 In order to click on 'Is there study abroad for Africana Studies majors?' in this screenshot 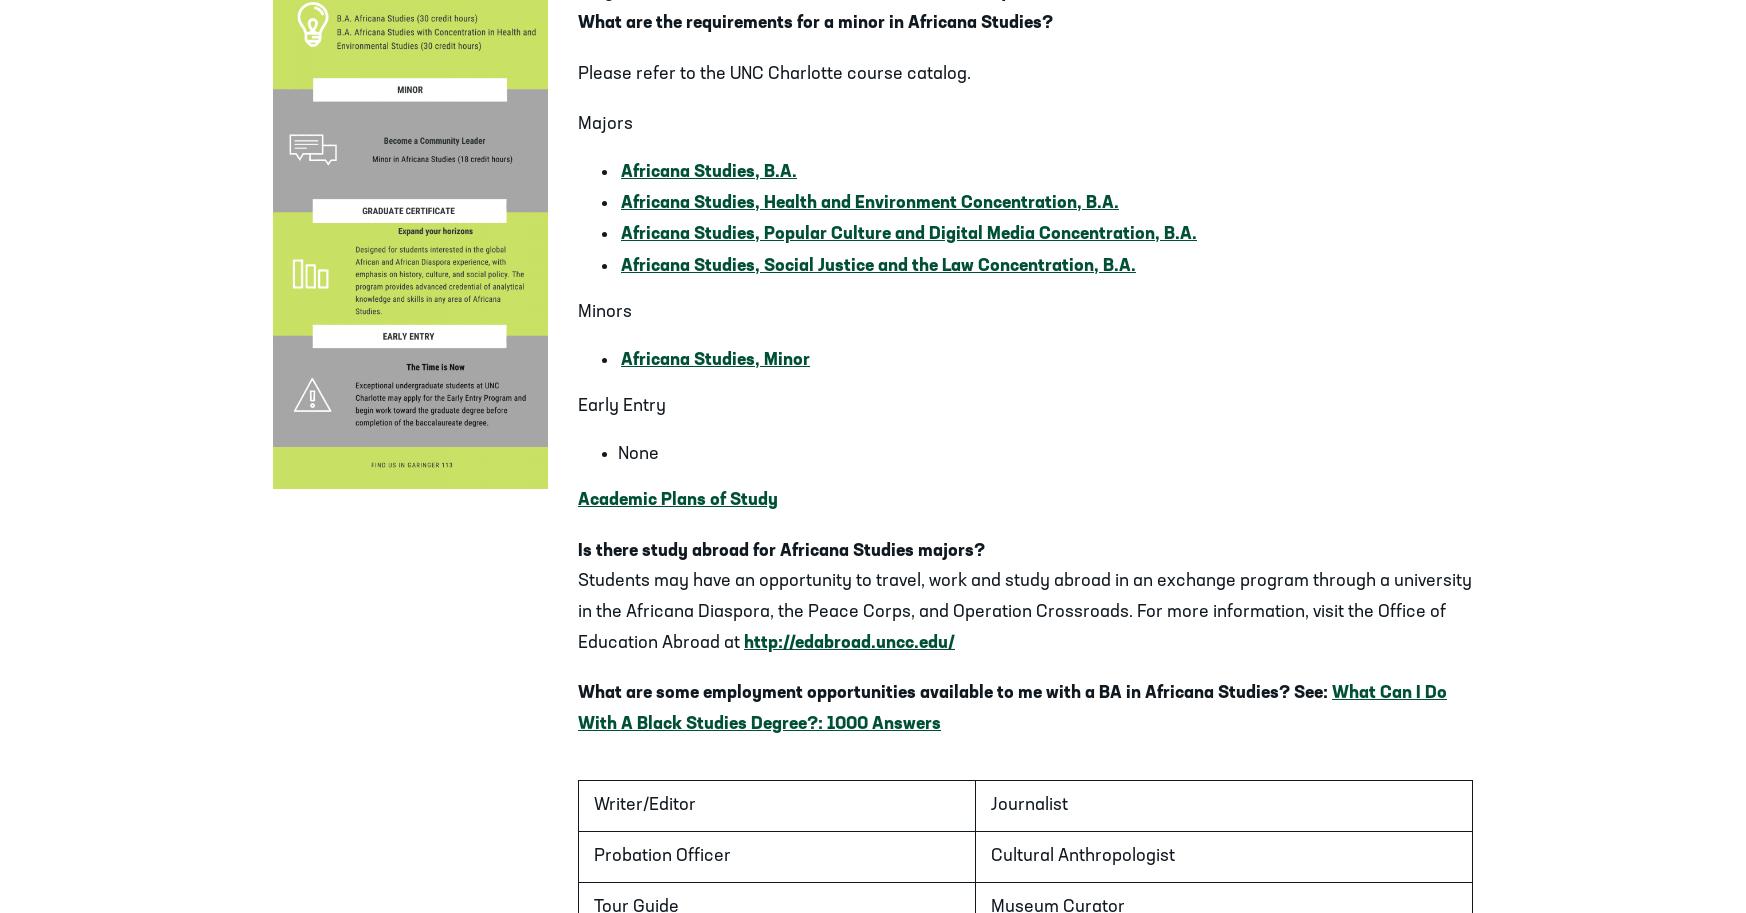, I will do `click(576, 549)`.